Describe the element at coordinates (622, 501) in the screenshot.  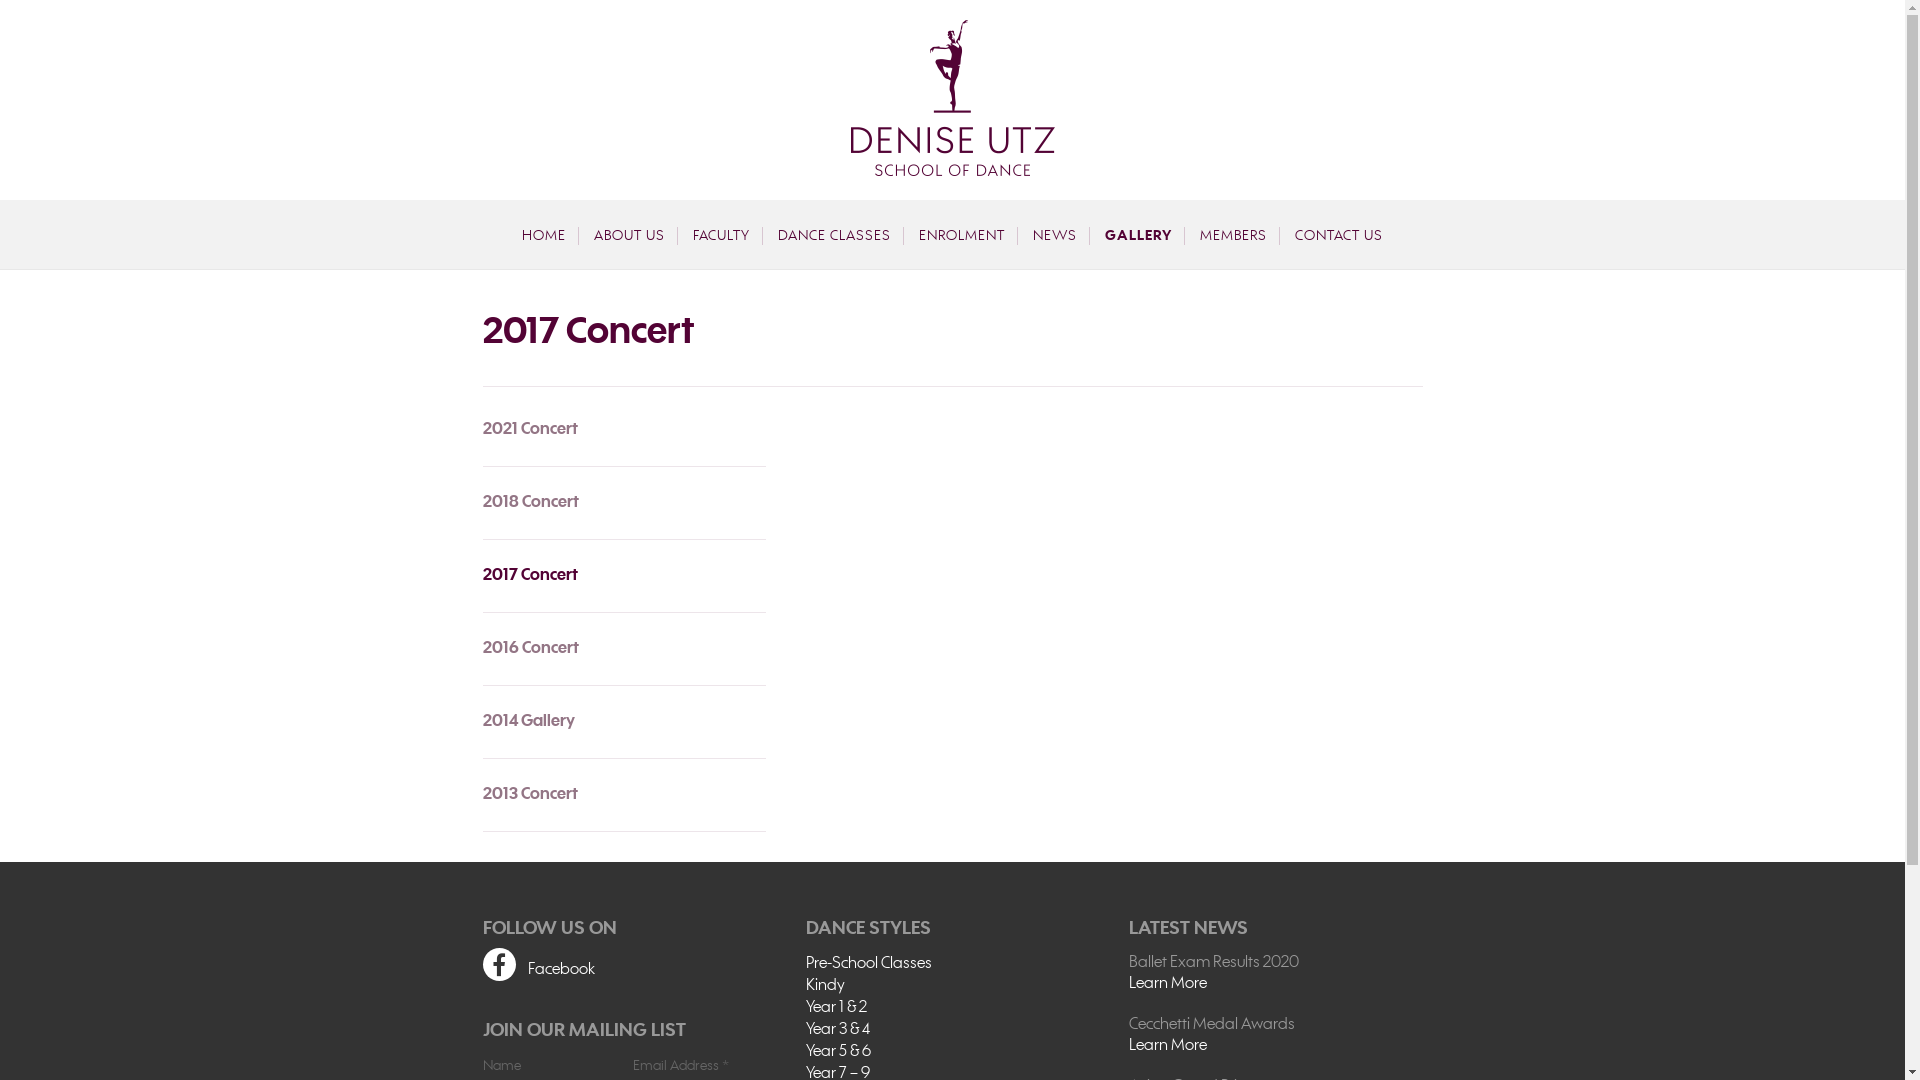
I see `'2018 Concert'` at that location.